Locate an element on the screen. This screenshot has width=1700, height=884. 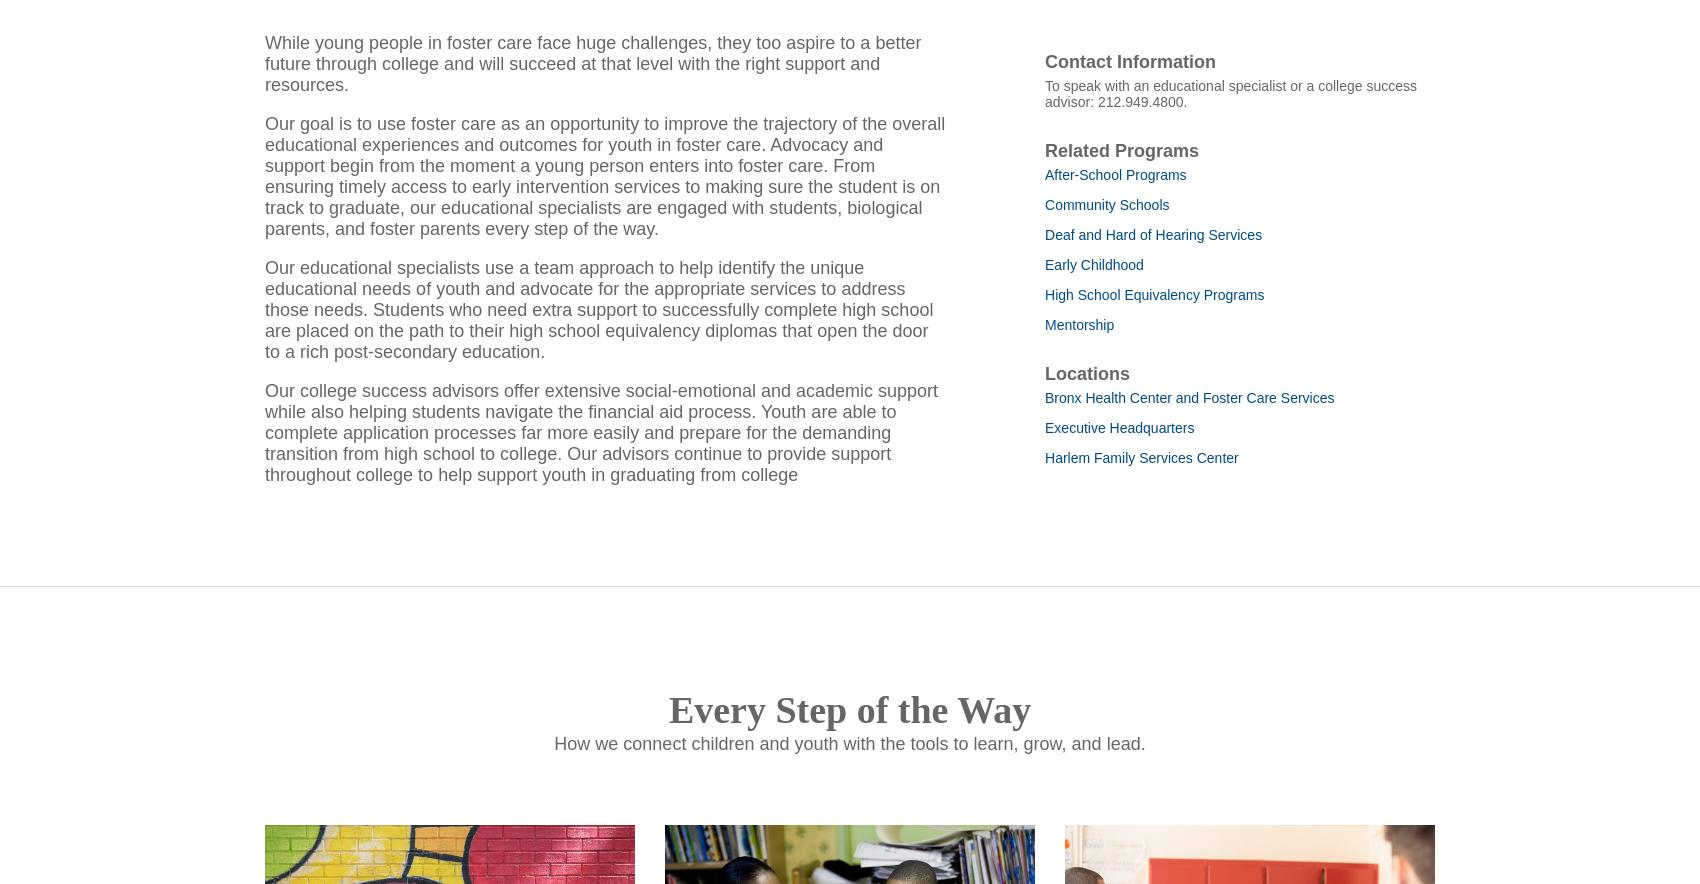
'Our educational specialists use a team approach to help identify the unique educational needs of youth and advocate for the appropriate services to address those needs. Students who need extra support to successfully complete high school are placed on the path to their high school equivalency diplomas that open the door to a rich post-secondary education.' is located at coordinates (598, 335).